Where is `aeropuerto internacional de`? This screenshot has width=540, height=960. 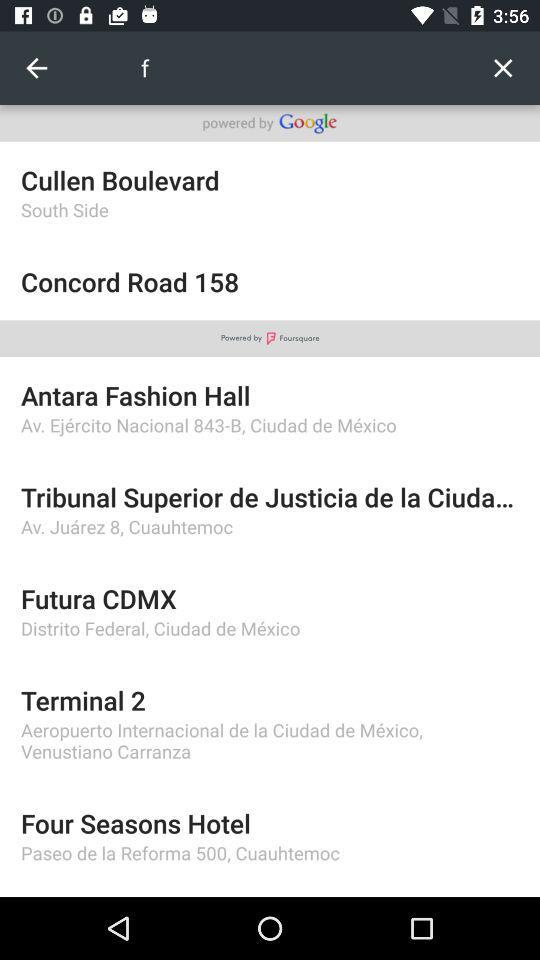
aeropuerto internacional de is located at coordinates (270, 739).